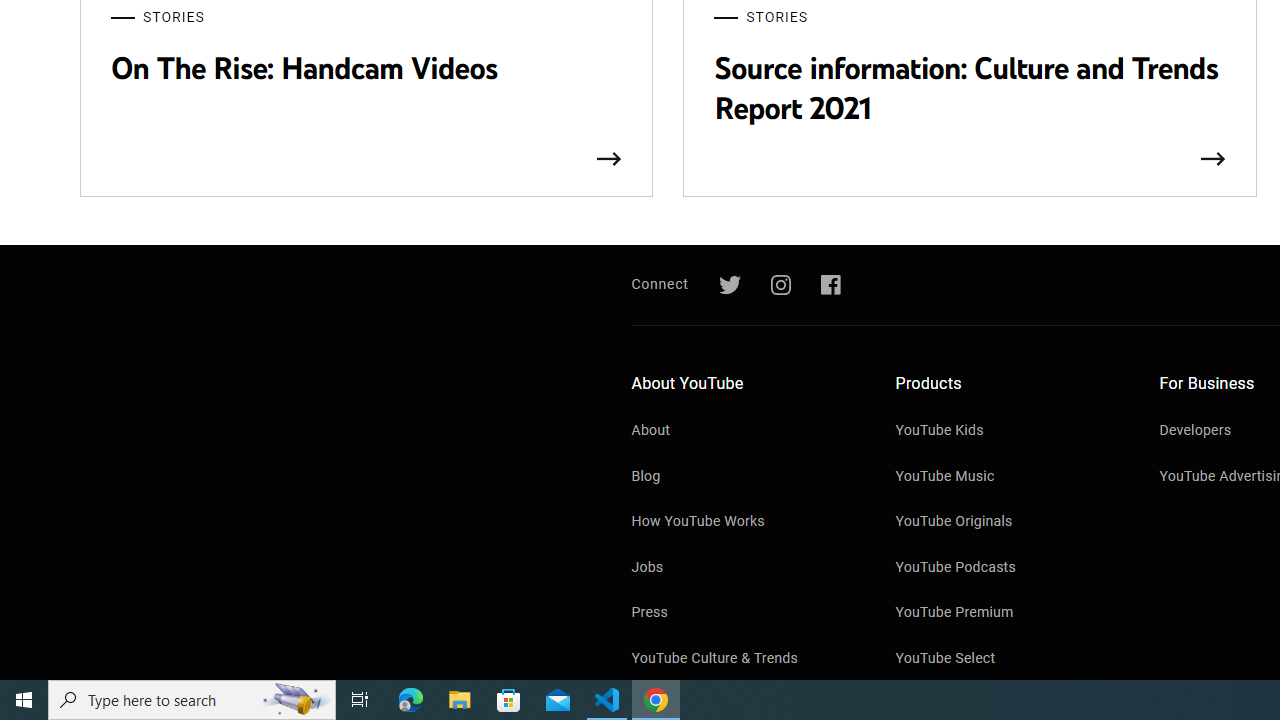  What do you see at coordinates (728, 285) in the screenshot?
I see `'Twitter'` at bounding box center [728, 285].